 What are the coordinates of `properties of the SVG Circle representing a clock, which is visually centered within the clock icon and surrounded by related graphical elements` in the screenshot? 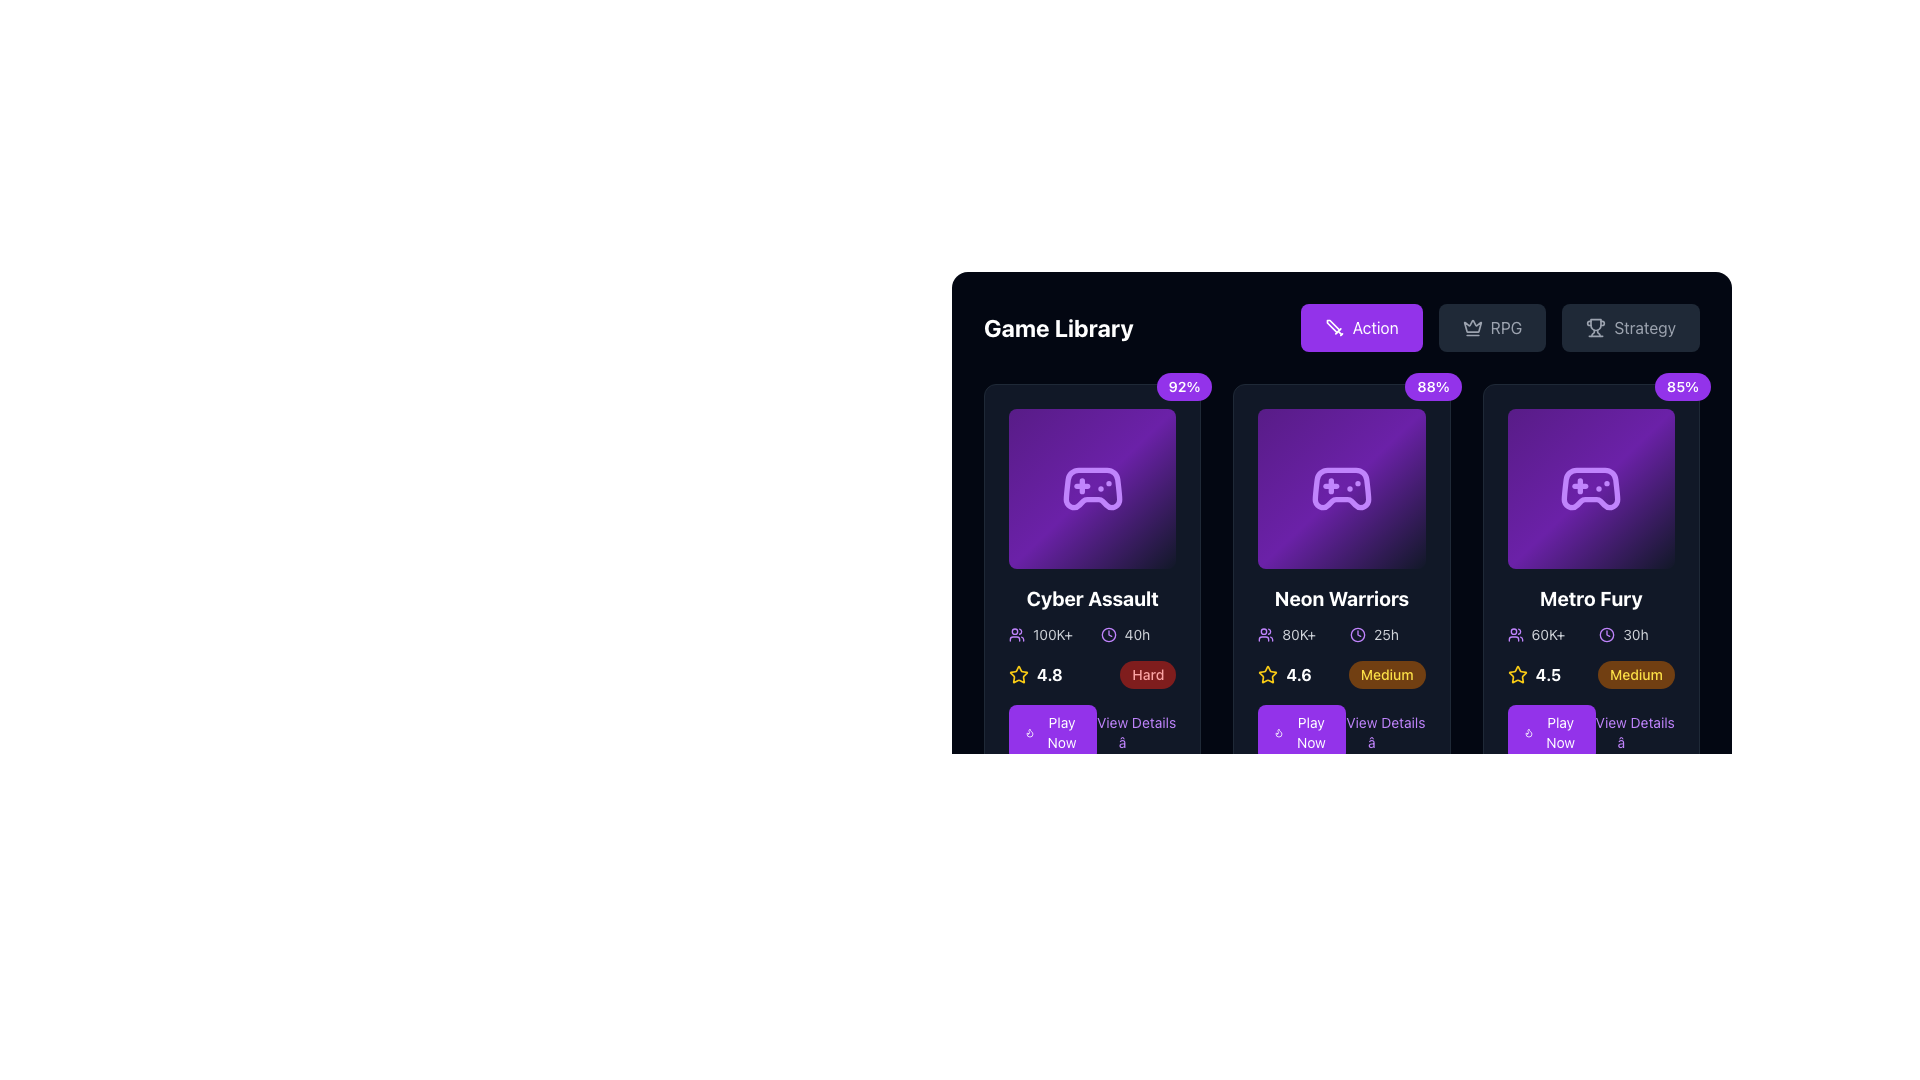 It's located at (1607, 635).